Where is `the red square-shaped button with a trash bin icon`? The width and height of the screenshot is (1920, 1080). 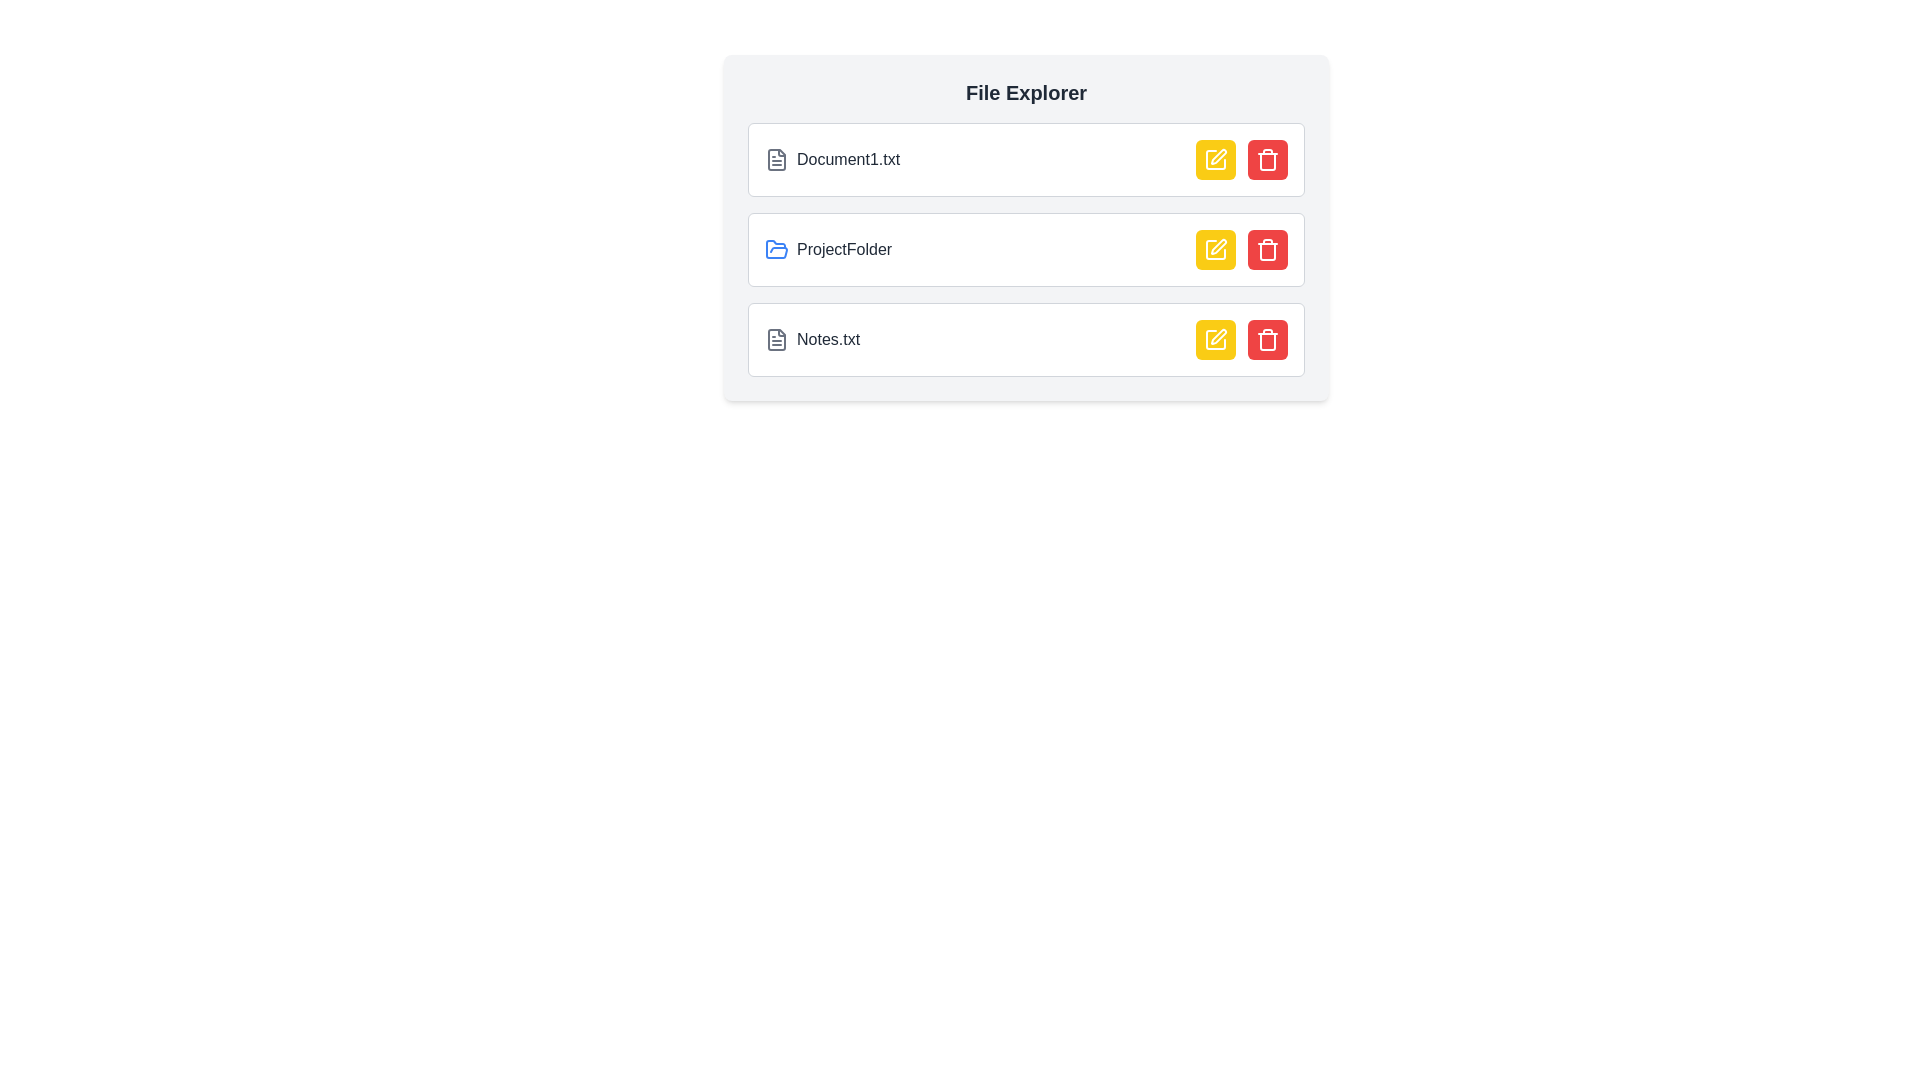 the red square-shaped button with a trash bin icon is located at coordinates (1266, 338).